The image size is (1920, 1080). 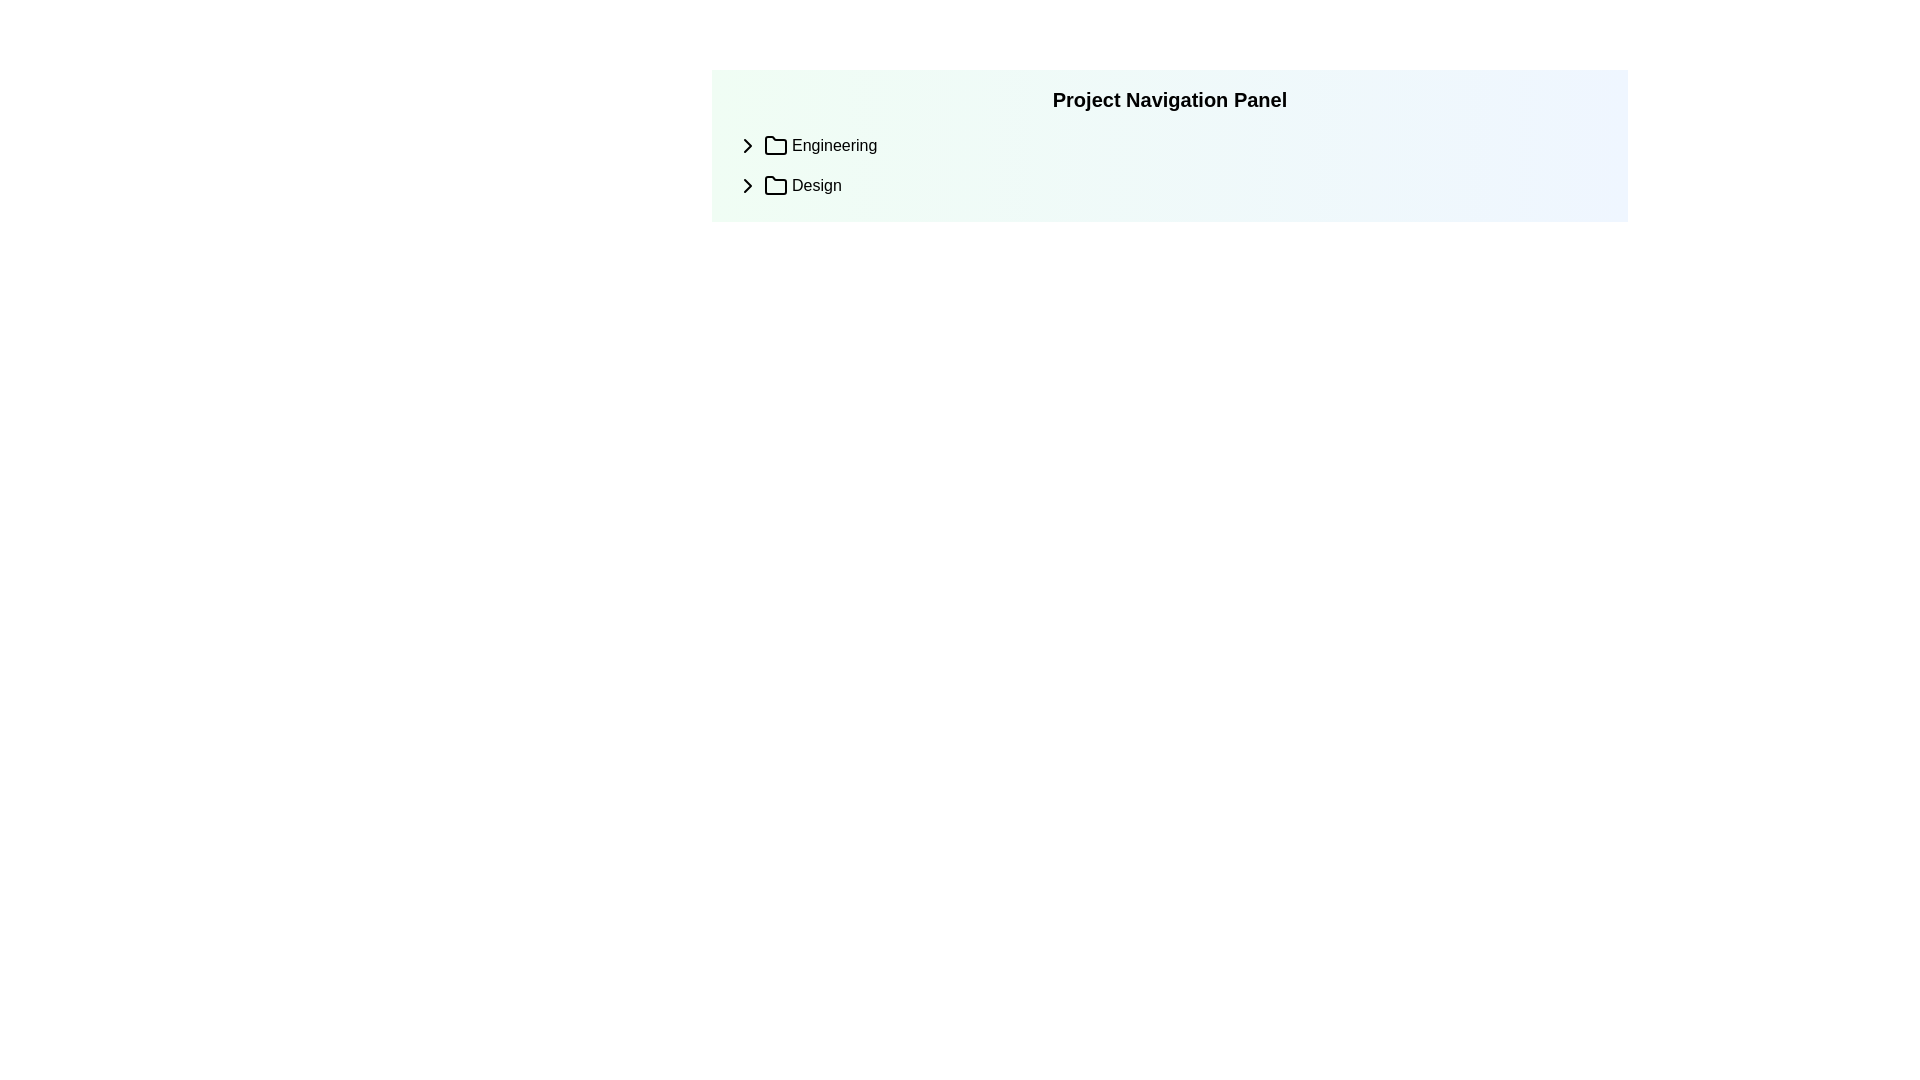 I want to click on the static text heading that serves as a title for the navigation panel, located above the 'Engineering' and 'Design' elements, so click(x=1170, y=100).